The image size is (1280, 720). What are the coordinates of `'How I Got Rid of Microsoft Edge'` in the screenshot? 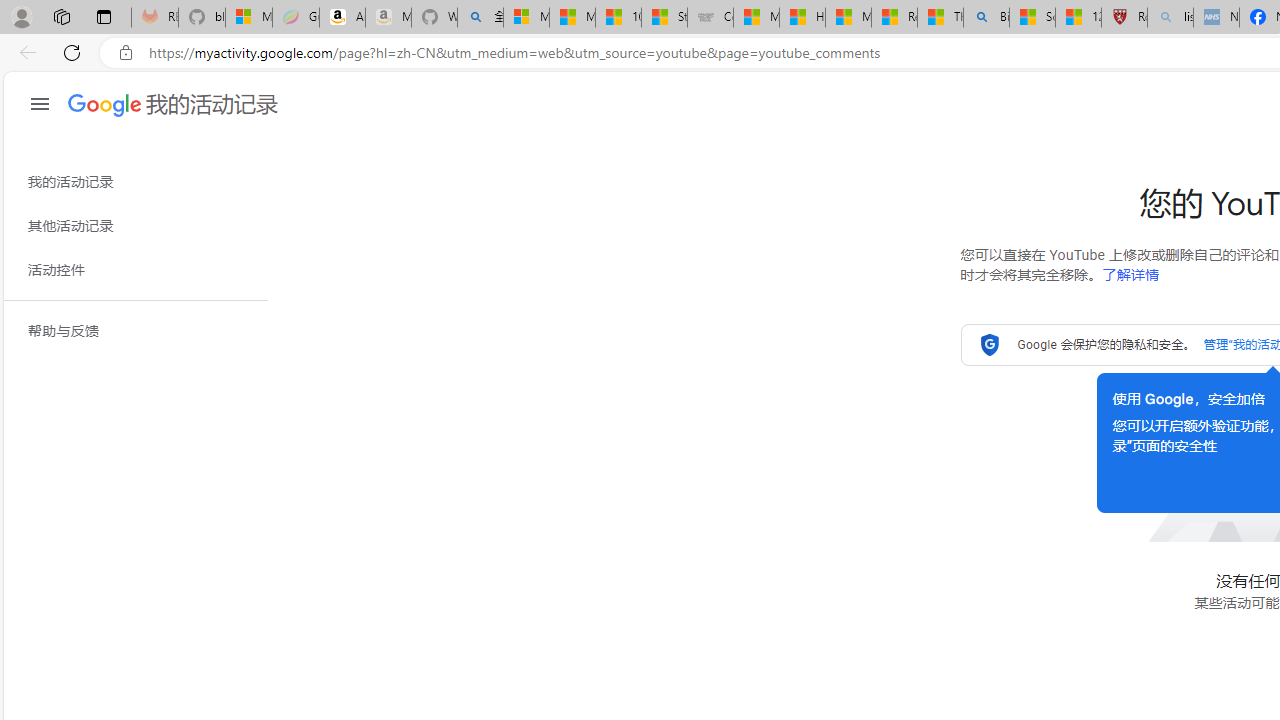 It's located at (802, 17).